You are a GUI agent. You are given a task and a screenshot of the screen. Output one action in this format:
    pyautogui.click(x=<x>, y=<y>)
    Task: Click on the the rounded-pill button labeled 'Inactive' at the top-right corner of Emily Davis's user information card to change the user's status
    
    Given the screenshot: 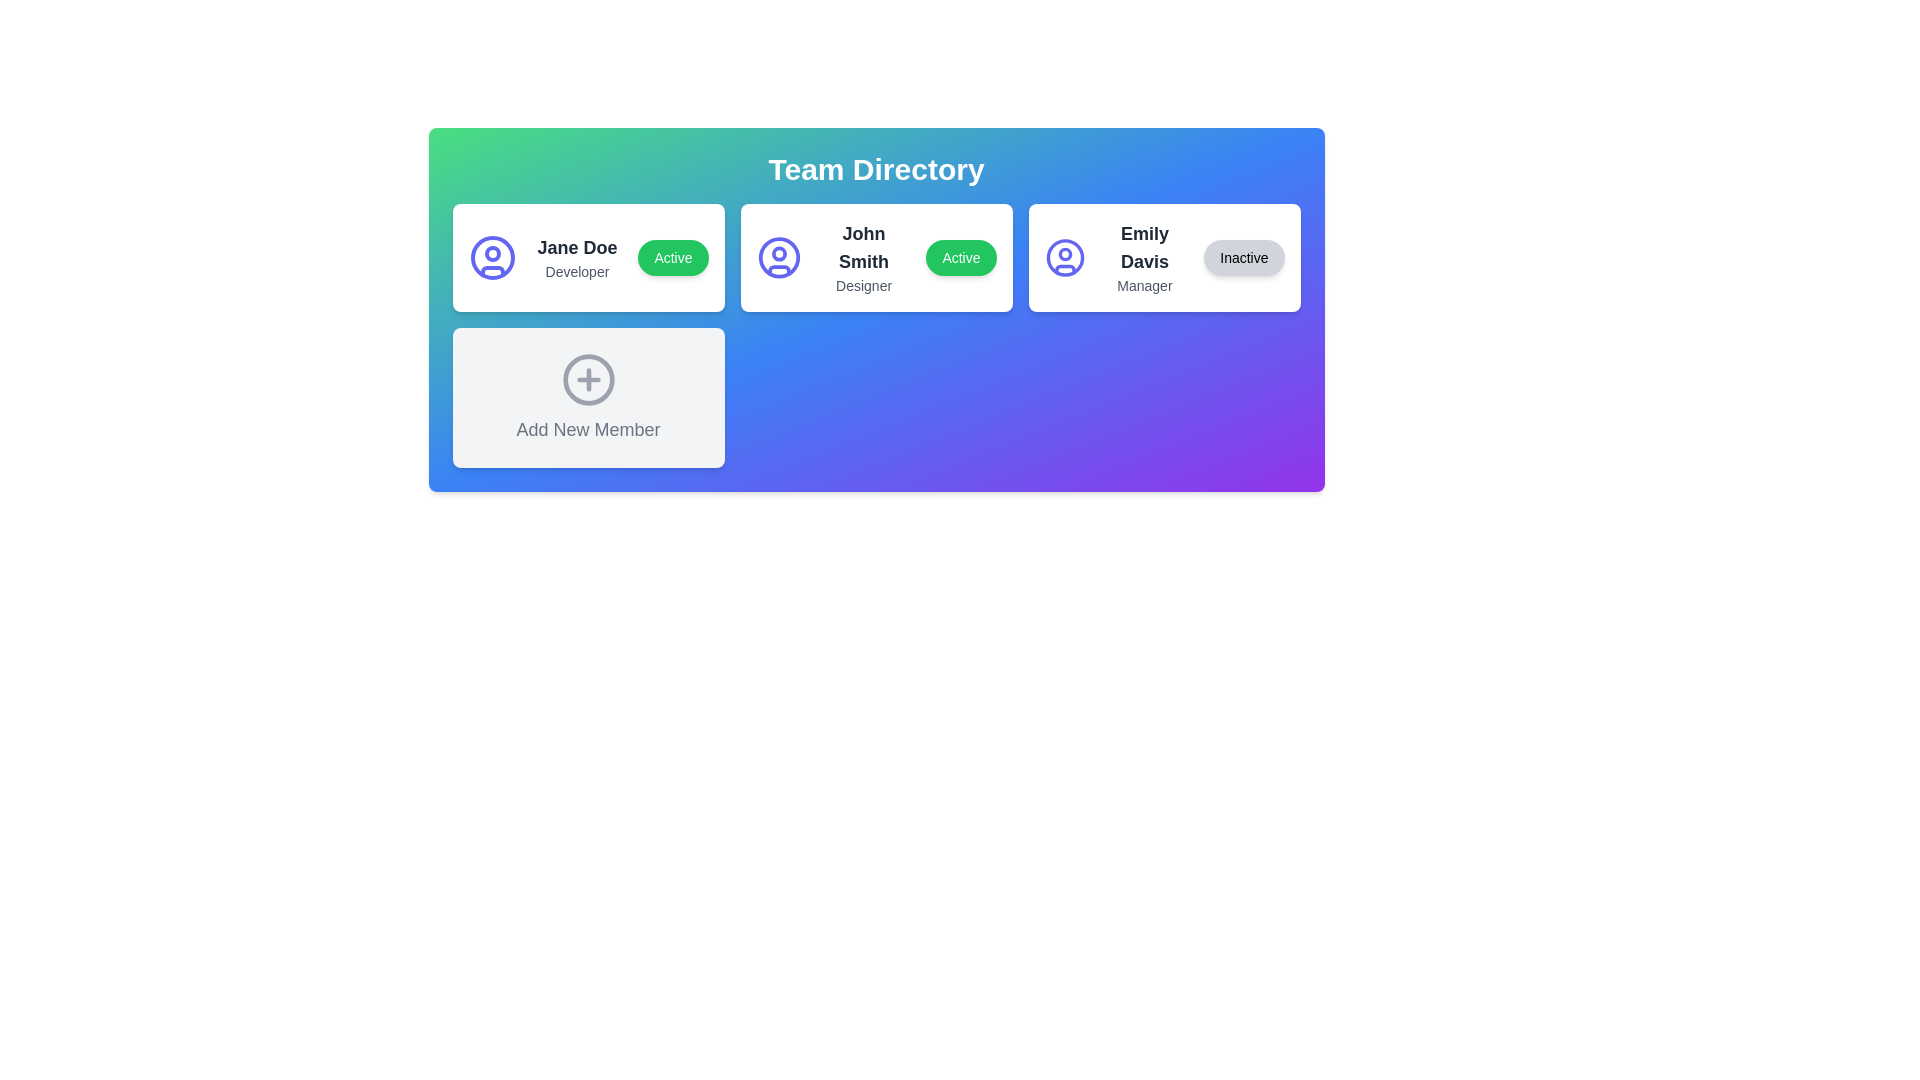 What is the action you would take?
    pyautogui.click(x=1243, y=257)
    